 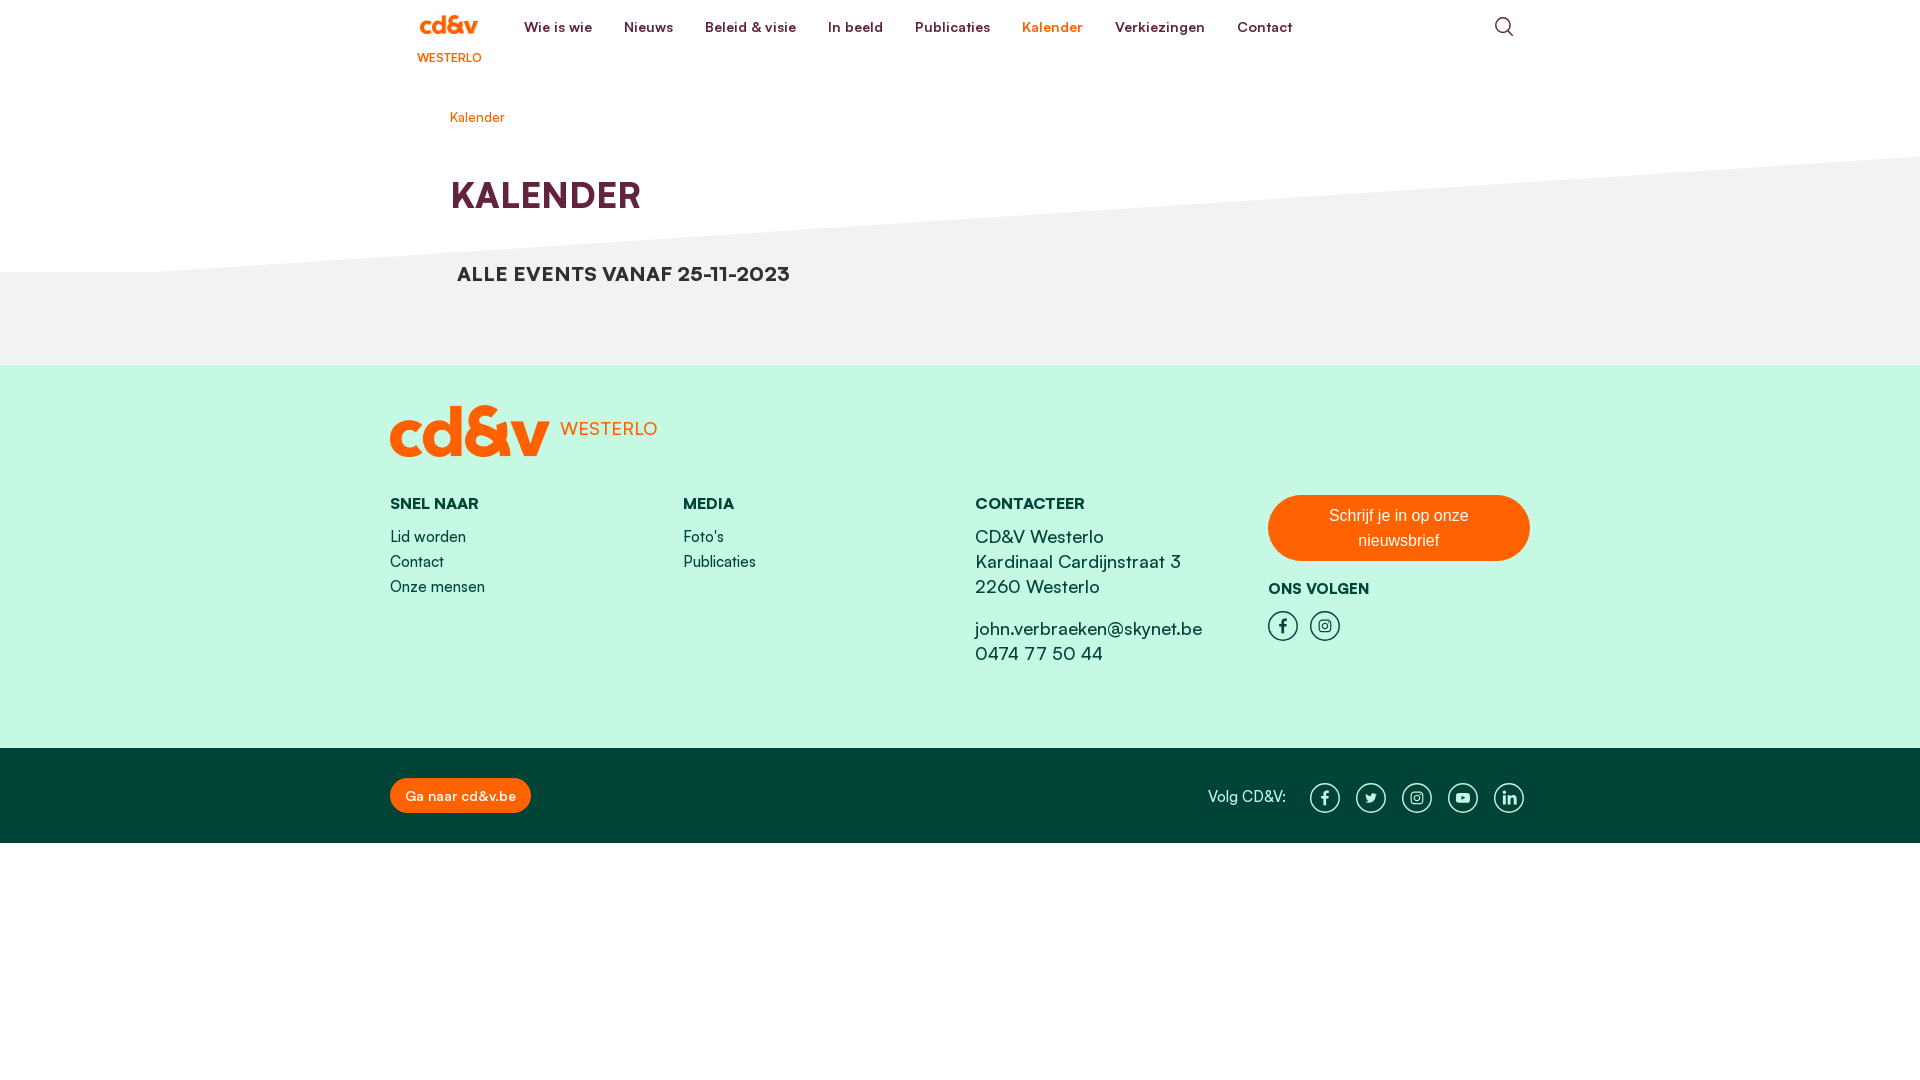 I want to click on 'Verkiezingen', so click(x=1160, y=27).